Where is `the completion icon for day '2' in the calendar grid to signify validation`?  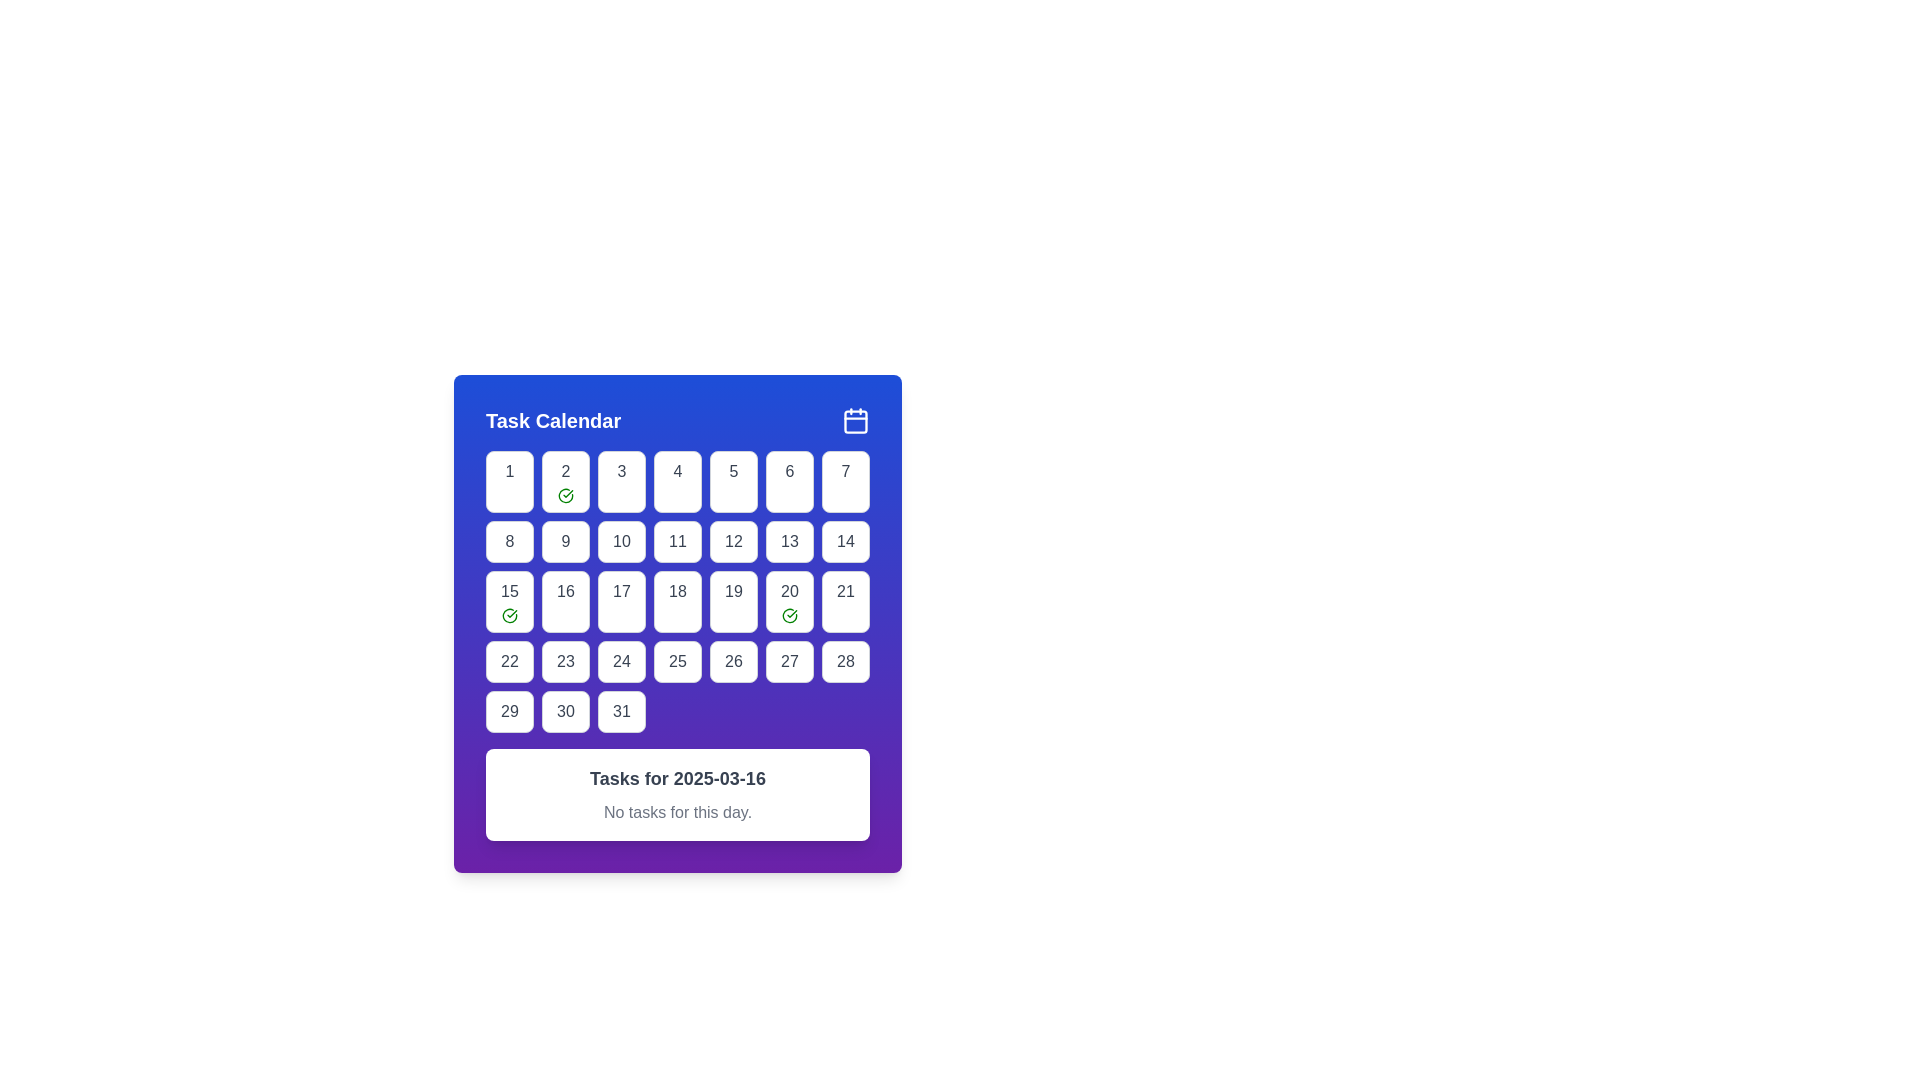
the completion icon for day '2' in the calendar grid to signify validation is located at coordinates (565, 495).